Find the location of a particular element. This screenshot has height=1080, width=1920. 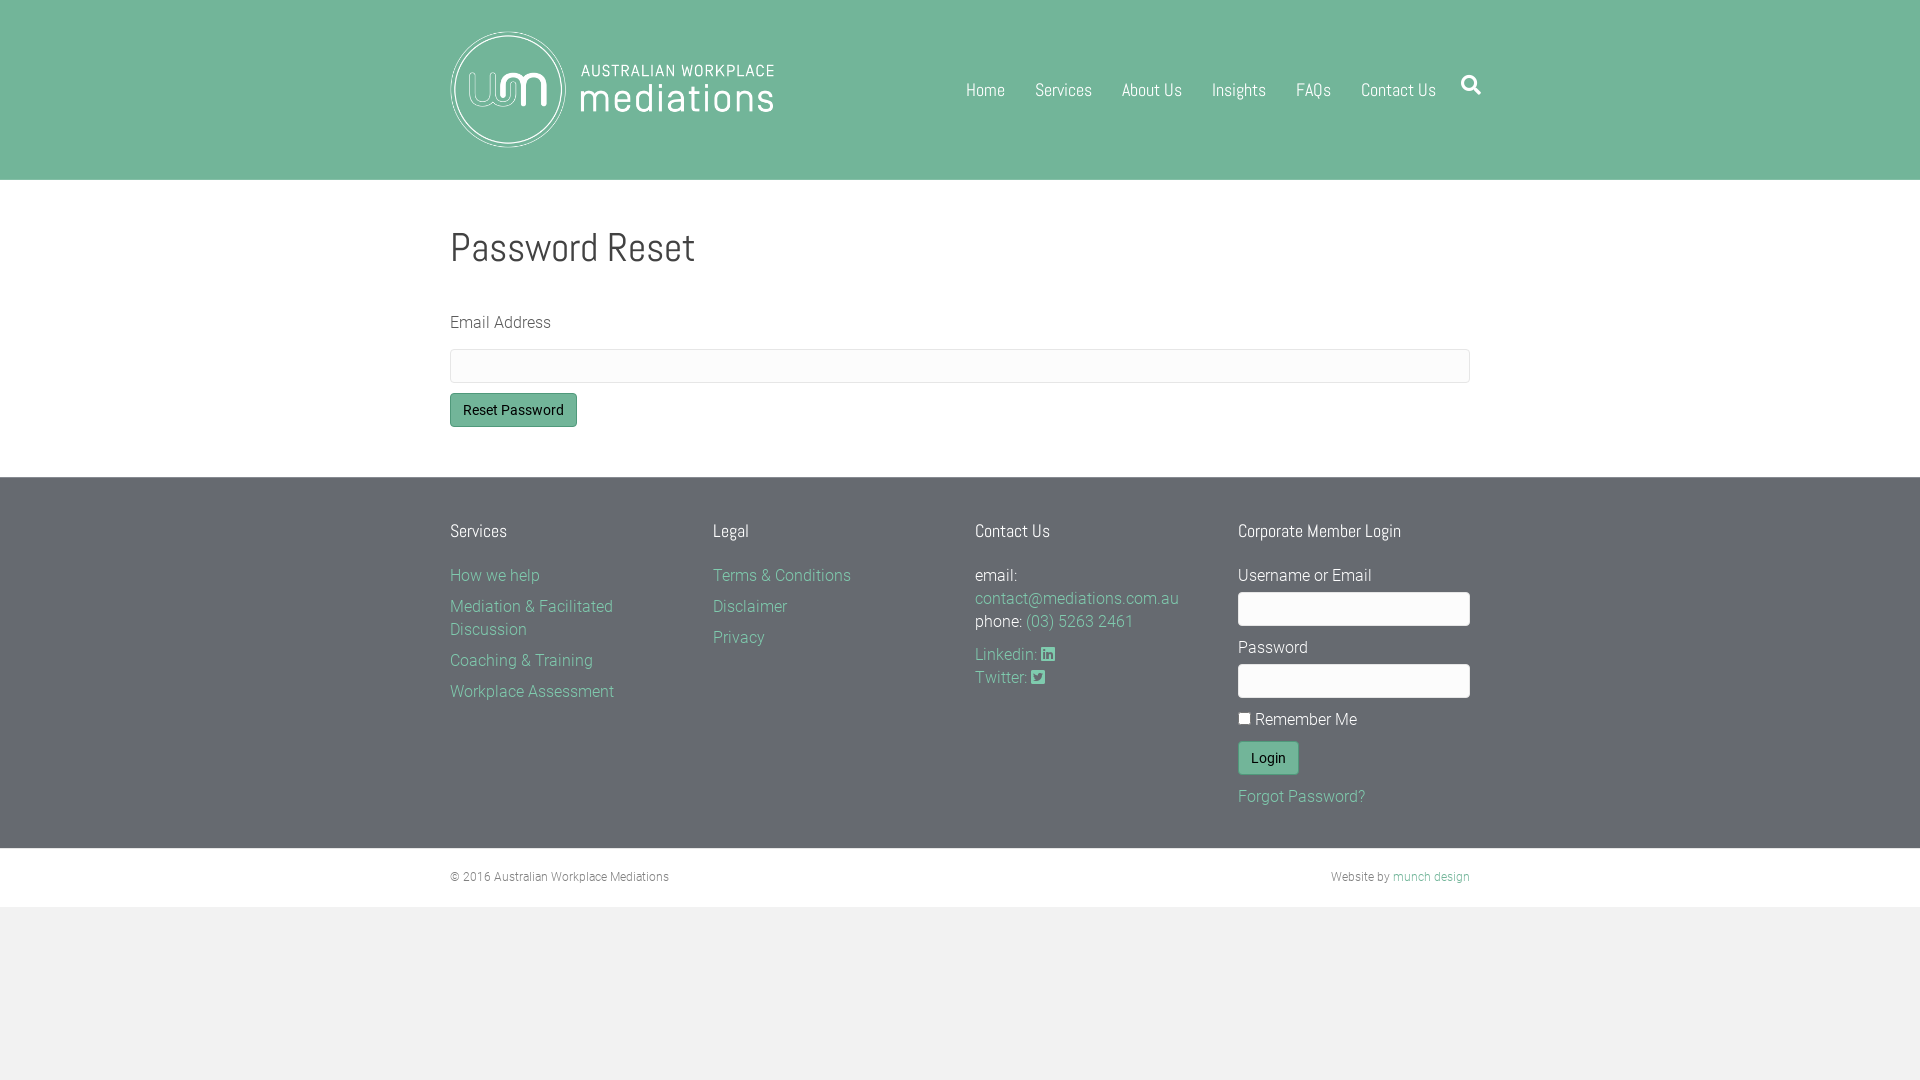

'Terms & Conditions' is located at coordinates (780, 575).